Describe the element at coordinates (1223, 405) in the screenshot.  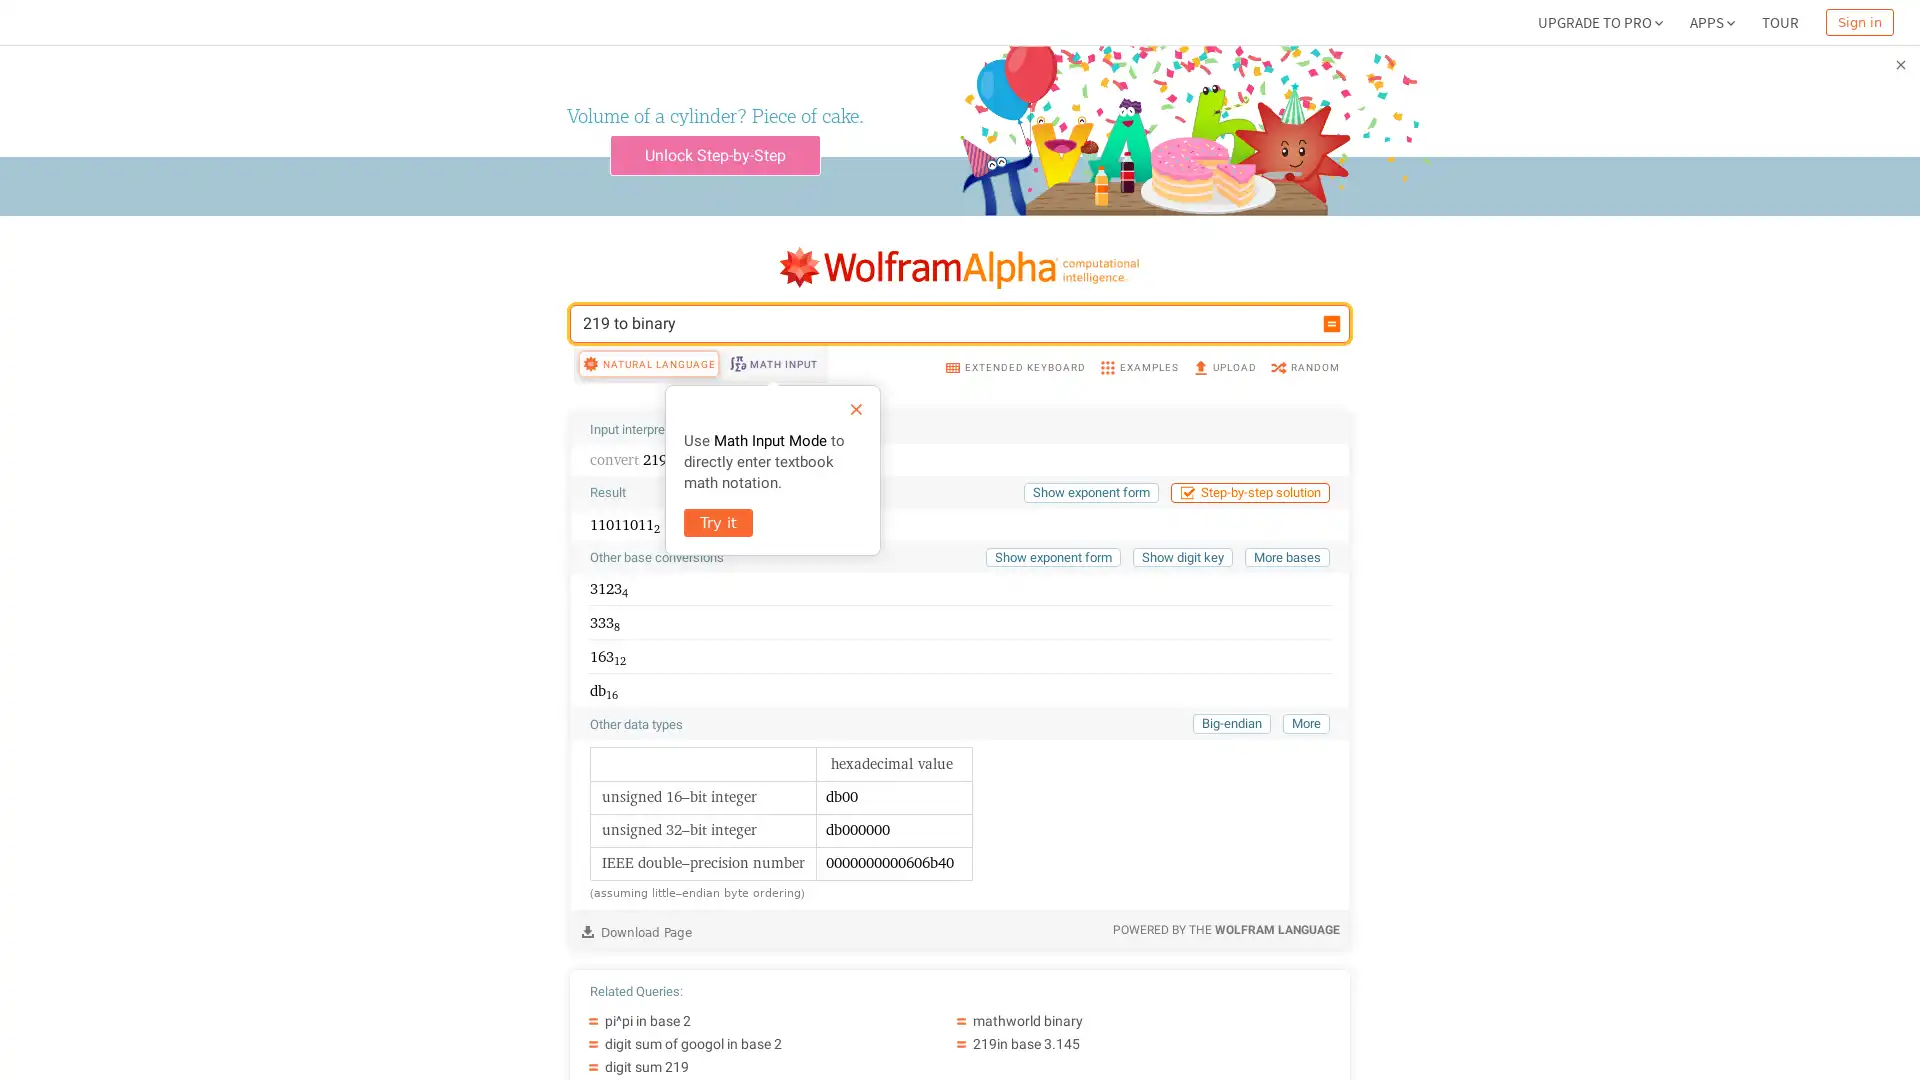
I see `UPLOAD` at that location.